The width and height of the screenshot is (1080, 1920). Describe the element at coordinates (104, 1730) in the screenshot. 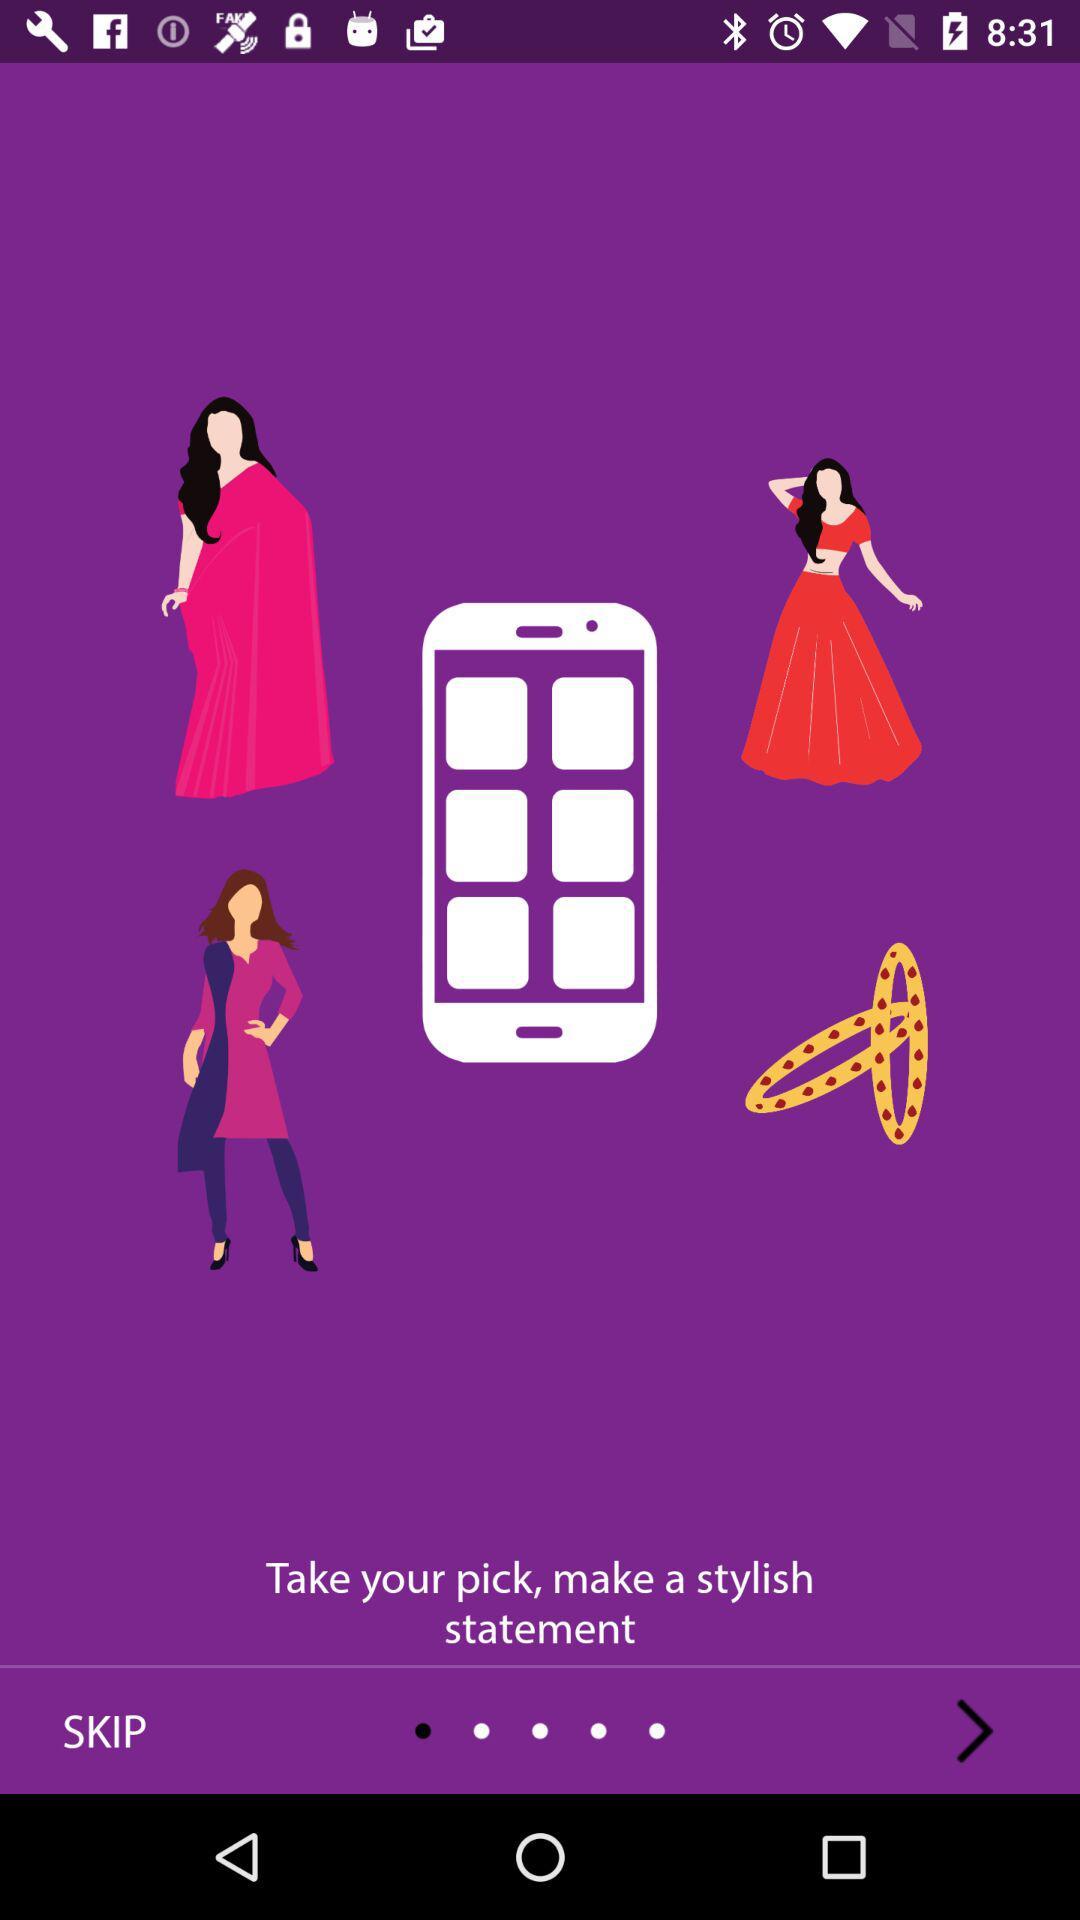

I see `the icon next to the take your pick item` at that location.